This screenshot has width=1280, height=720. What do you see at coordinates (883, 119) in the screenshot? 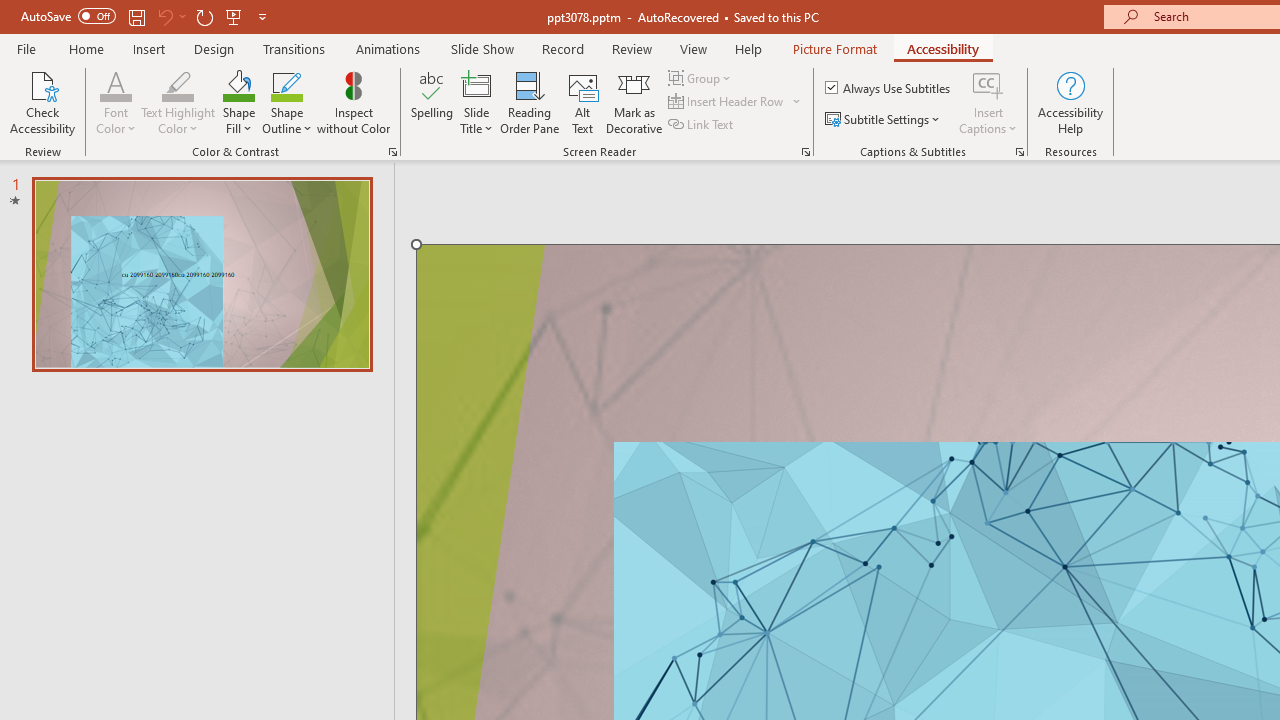
I see `'Subtitle Settings'` at bounding box center [883, 119].